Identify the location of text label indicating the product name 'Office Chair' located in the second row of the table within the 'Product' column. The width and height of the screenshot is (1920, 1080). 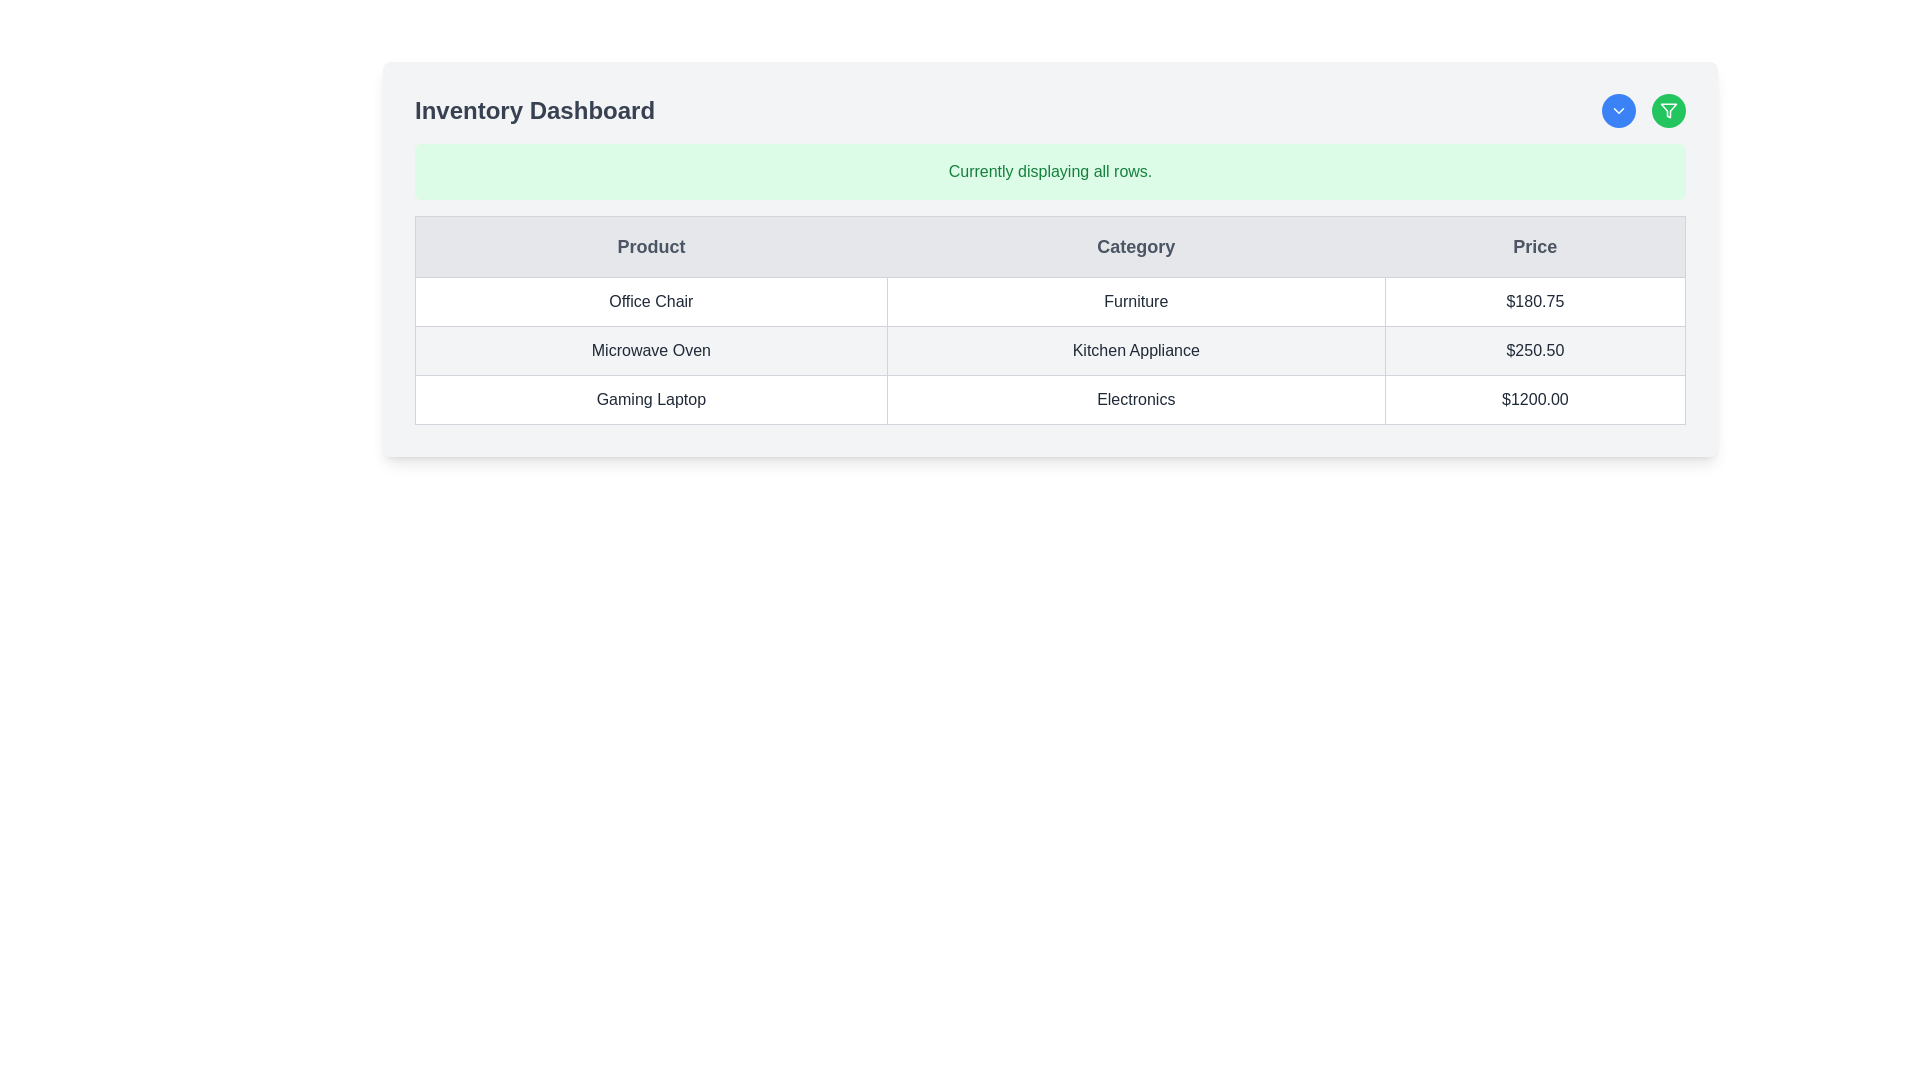
(651, 301).